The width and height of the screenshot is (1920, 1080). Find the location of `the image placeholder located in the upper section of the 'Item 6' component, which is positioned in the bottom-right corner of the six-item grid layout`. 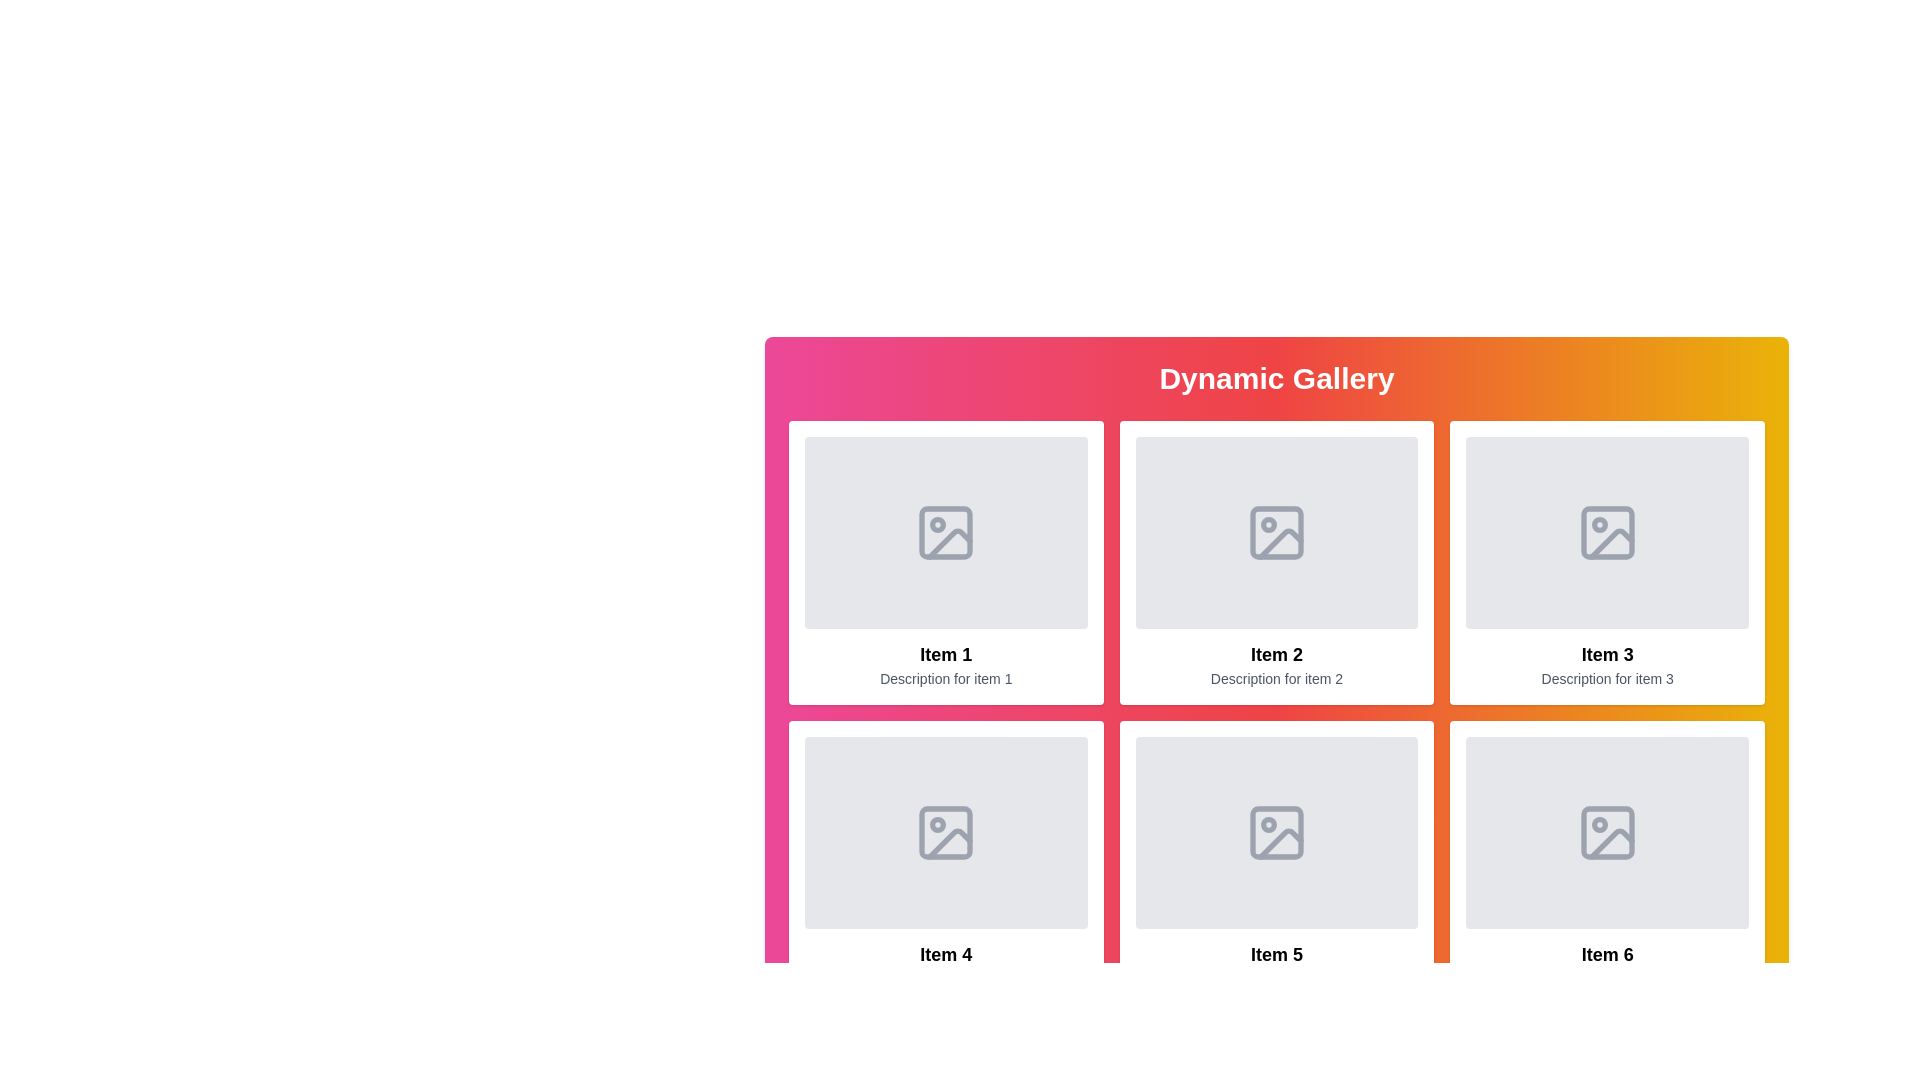

the image placeholder located in the upper section of the 'Item 6' component, which is positioned in the bottom-right corner of the six-item grid layout is located at coordinates (1607, 833).